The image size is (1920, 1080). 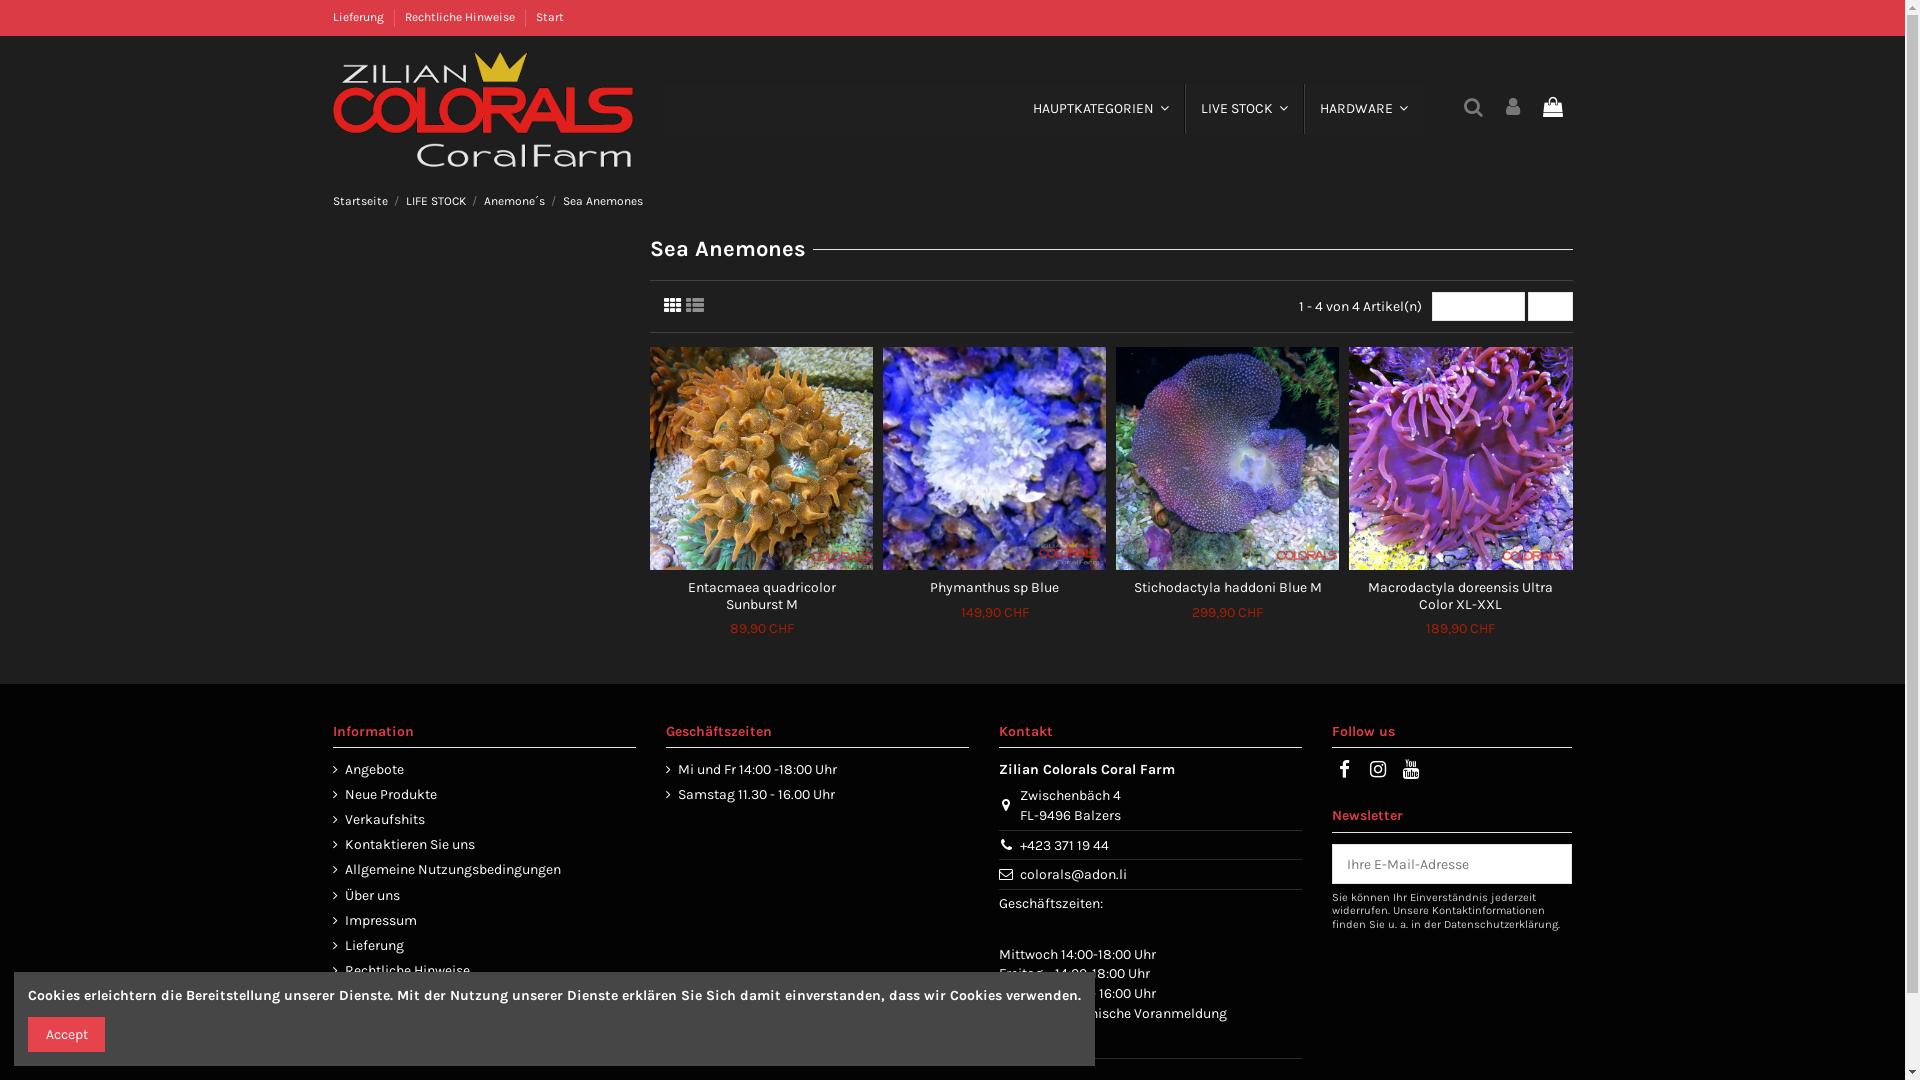 What do you see at coordinates (1063, 845) in the screenshot?
I see `'+423 371 19 44'` at bounding box center [1063, 845].